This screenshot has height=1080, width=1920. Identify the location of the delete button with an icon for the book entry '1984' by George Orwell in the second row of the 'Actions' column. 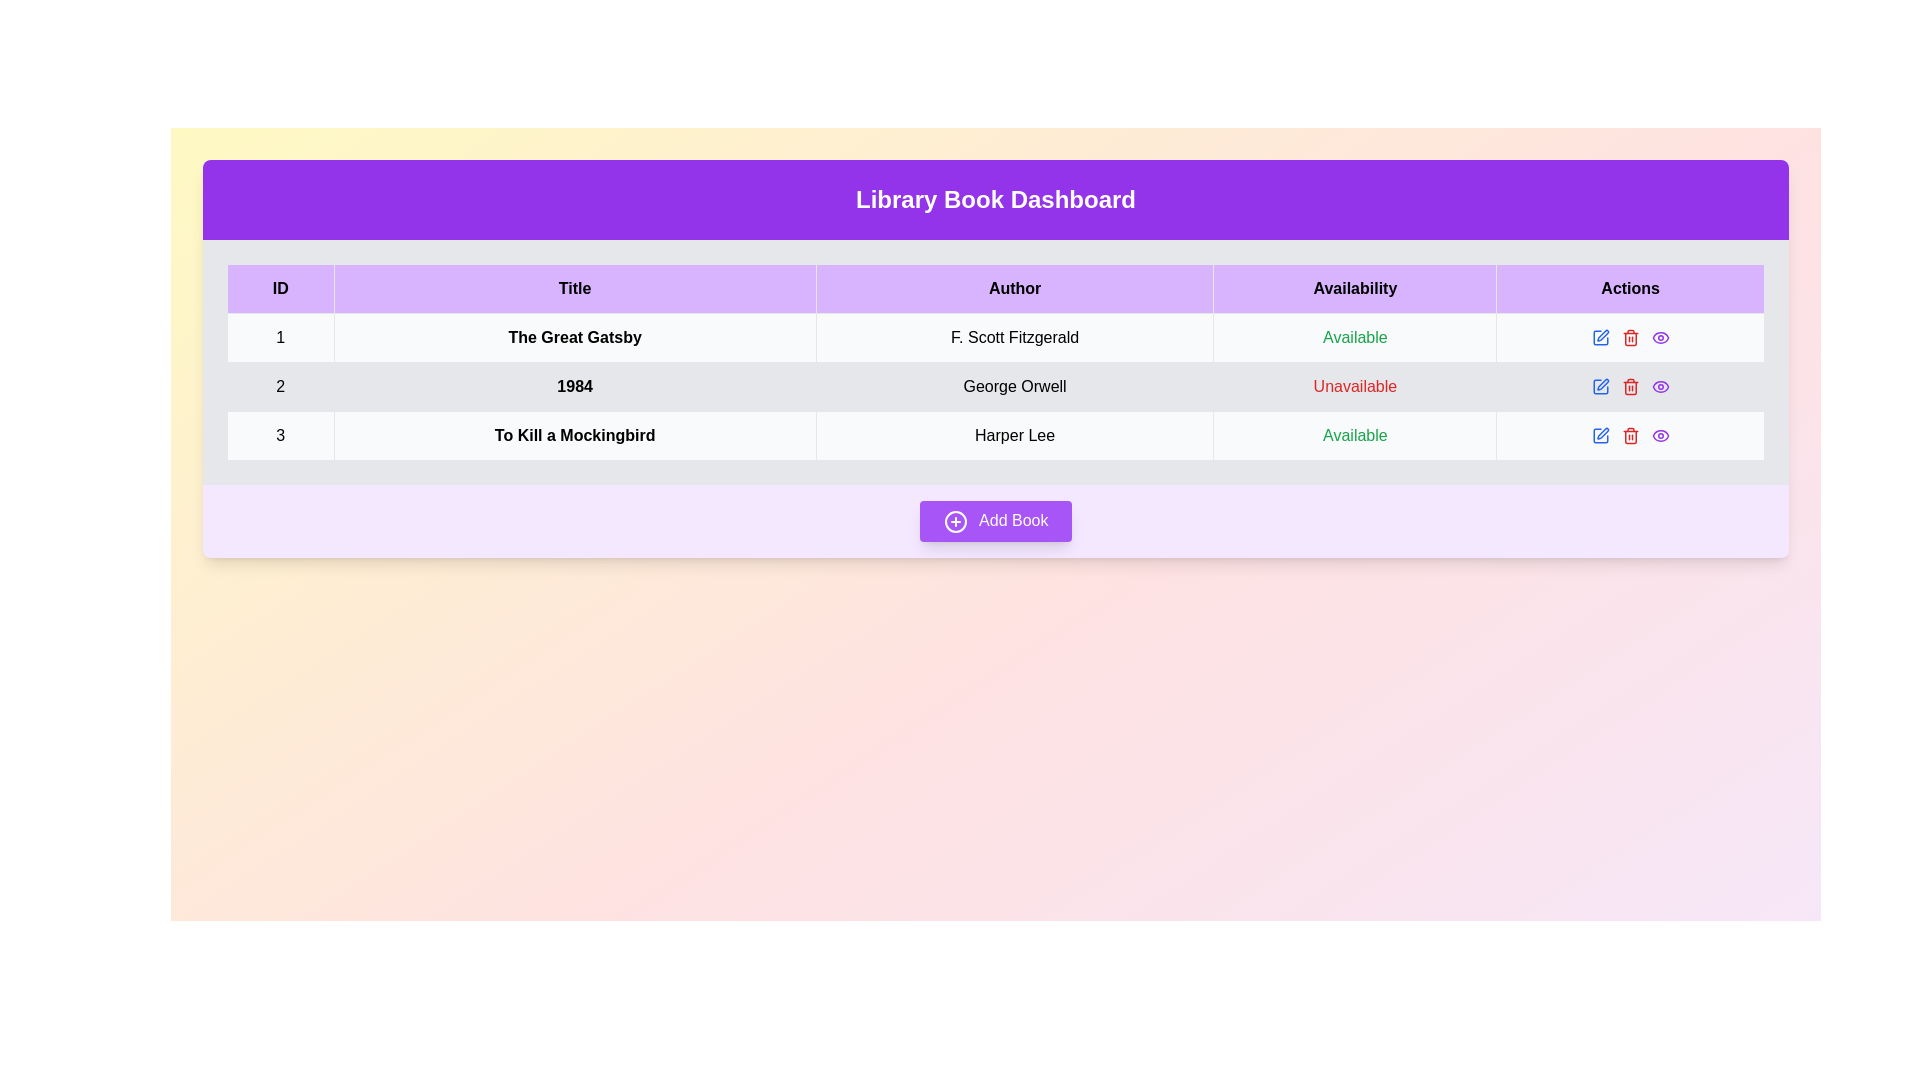
(1630, 386).